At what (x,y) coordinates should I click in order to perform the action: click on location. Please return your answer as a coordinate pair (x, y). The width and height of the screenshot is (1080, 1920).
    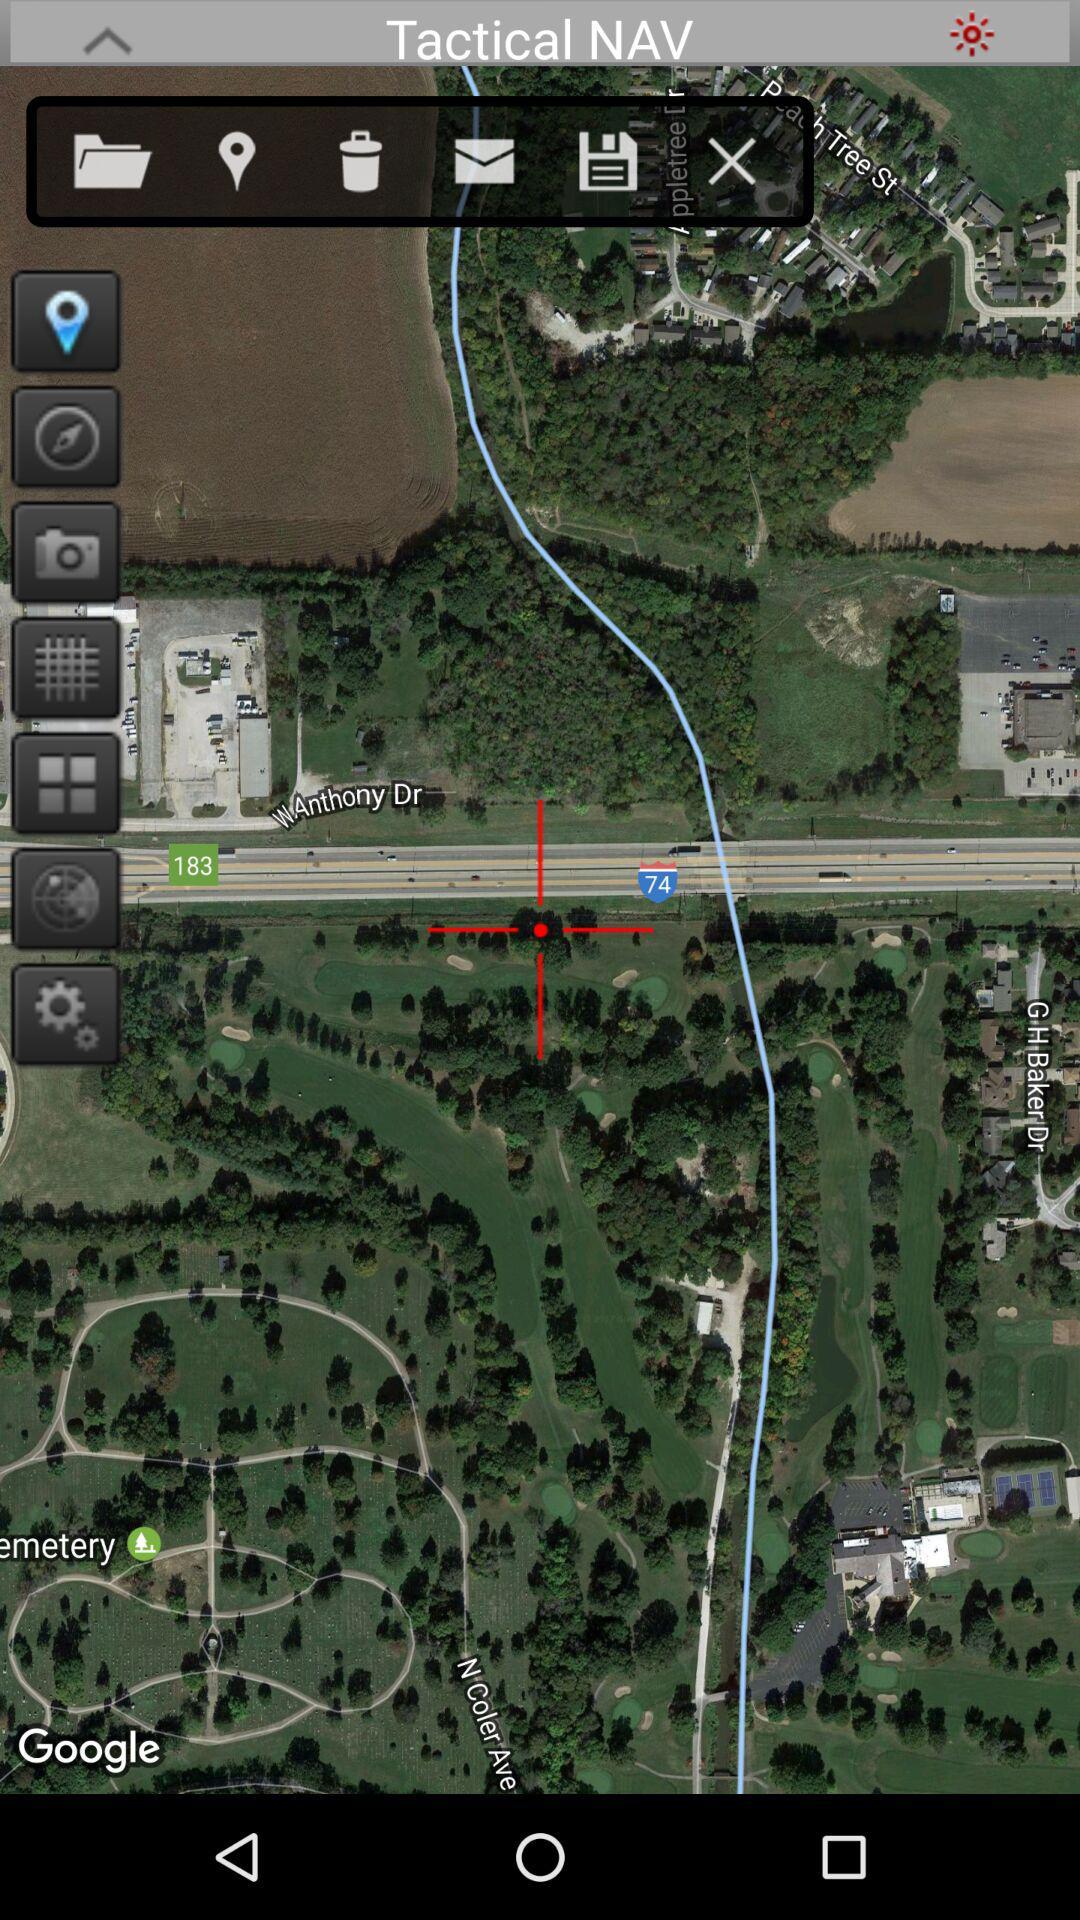
    Looking at the image, I should click on (627, 156).